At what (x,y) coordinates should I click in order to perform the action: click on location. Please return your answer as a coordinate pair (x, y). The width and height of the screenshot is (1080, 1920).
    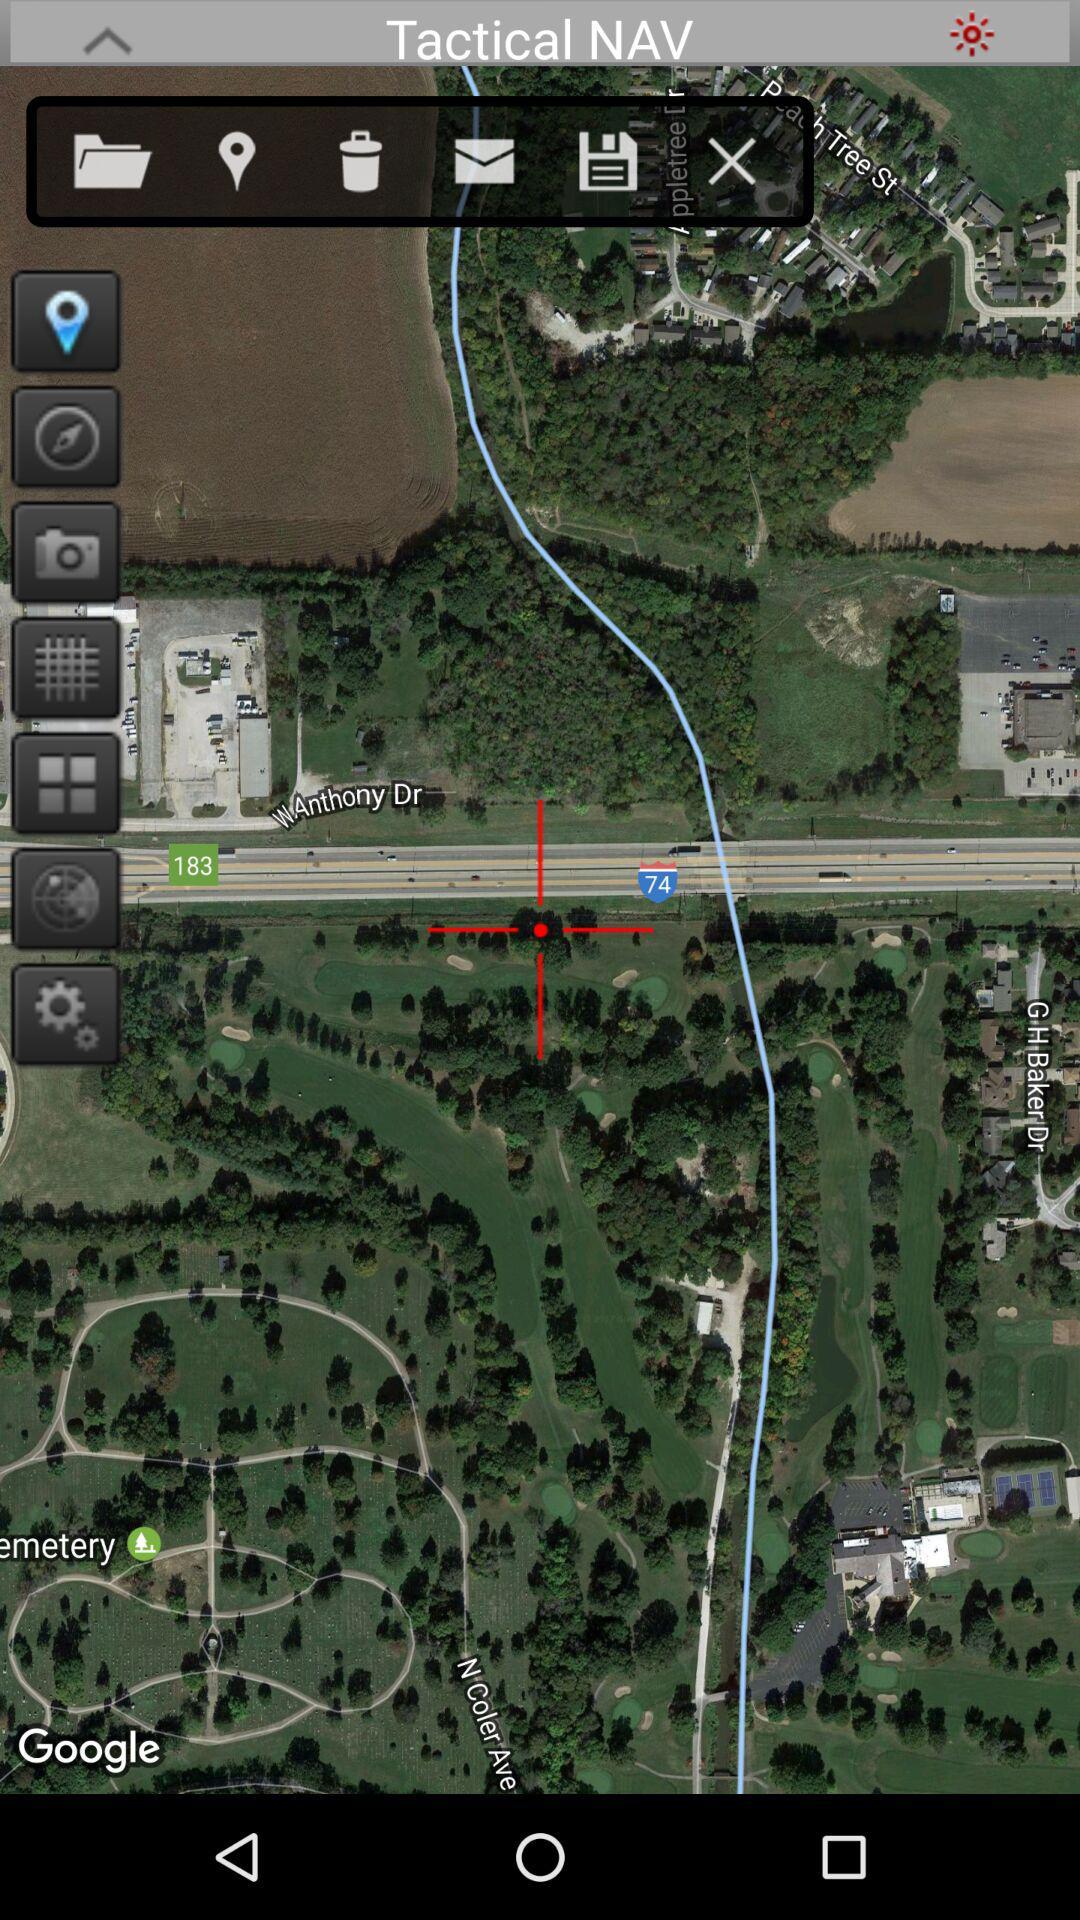
    Looking at the image, I should click on (627, 156).